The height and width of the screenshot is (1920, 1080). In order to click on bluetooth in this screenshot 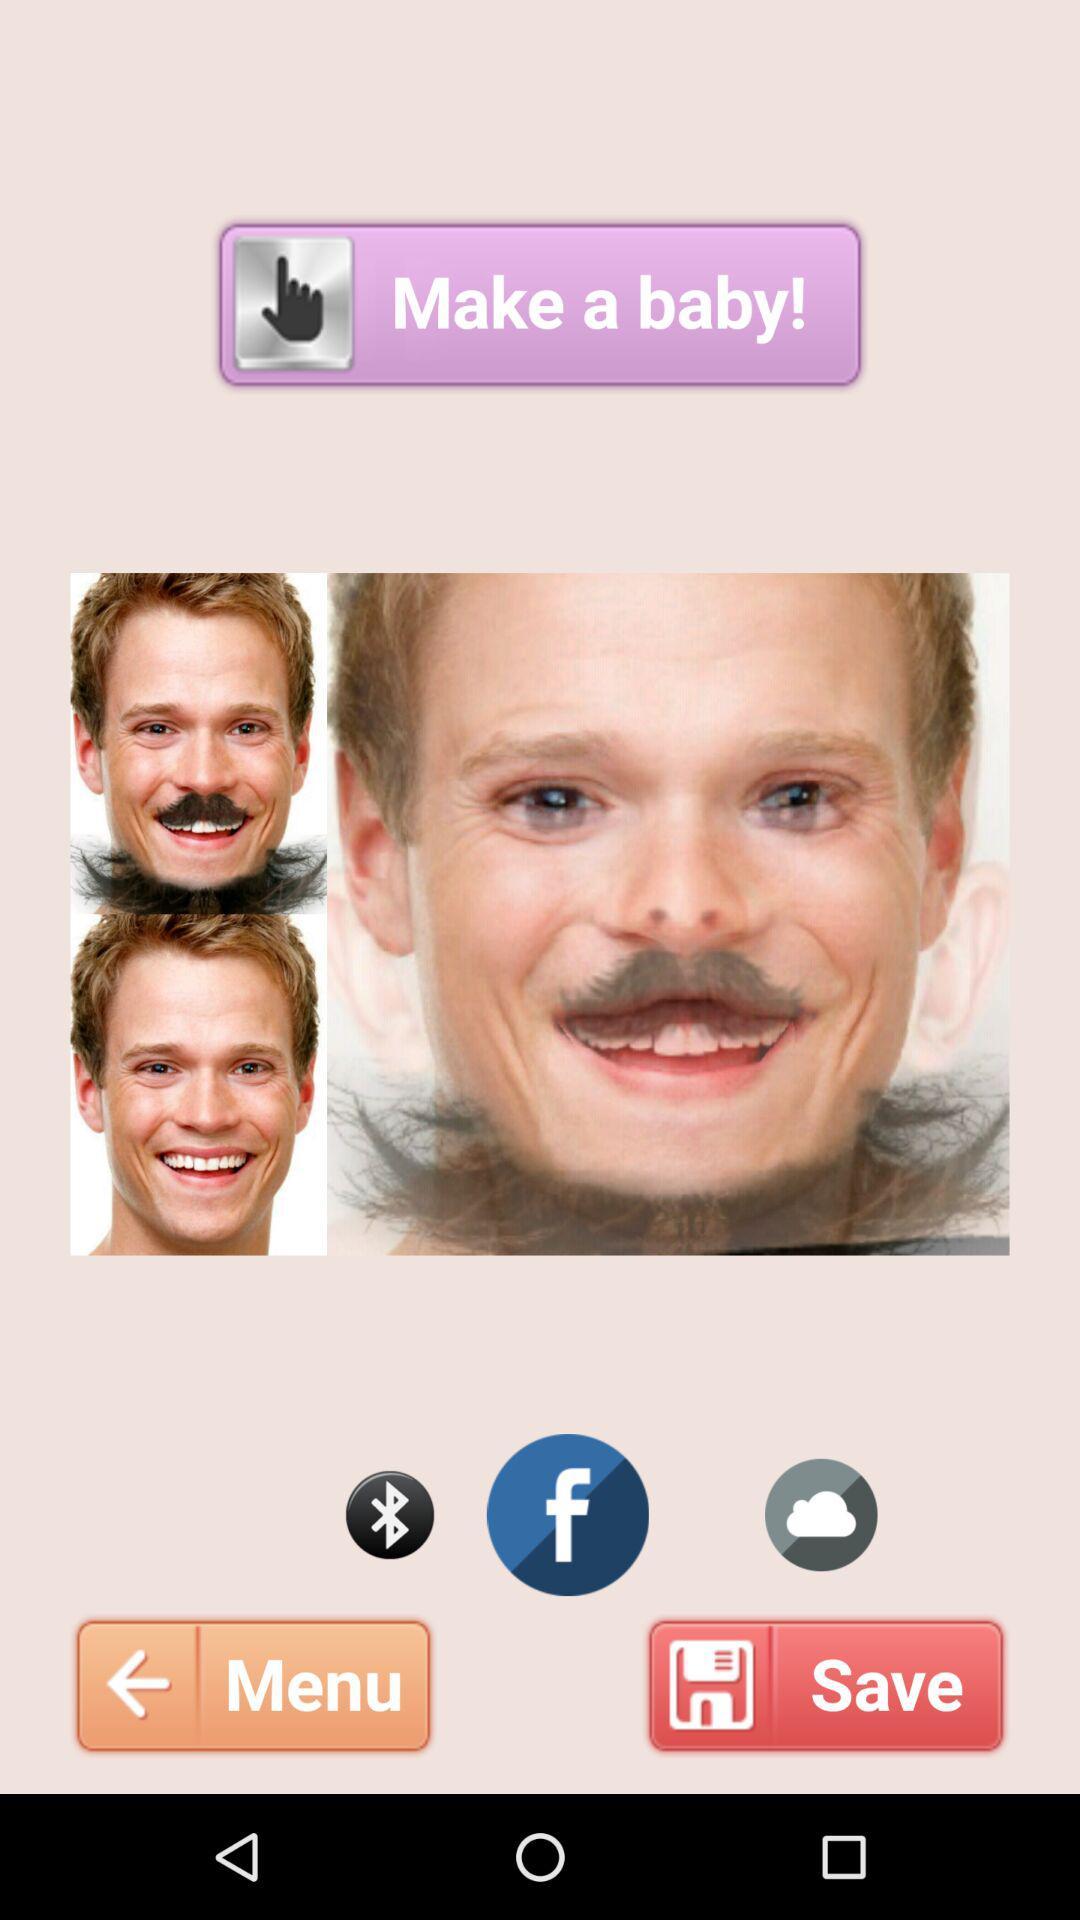, I will do `click(389, 1515)`.